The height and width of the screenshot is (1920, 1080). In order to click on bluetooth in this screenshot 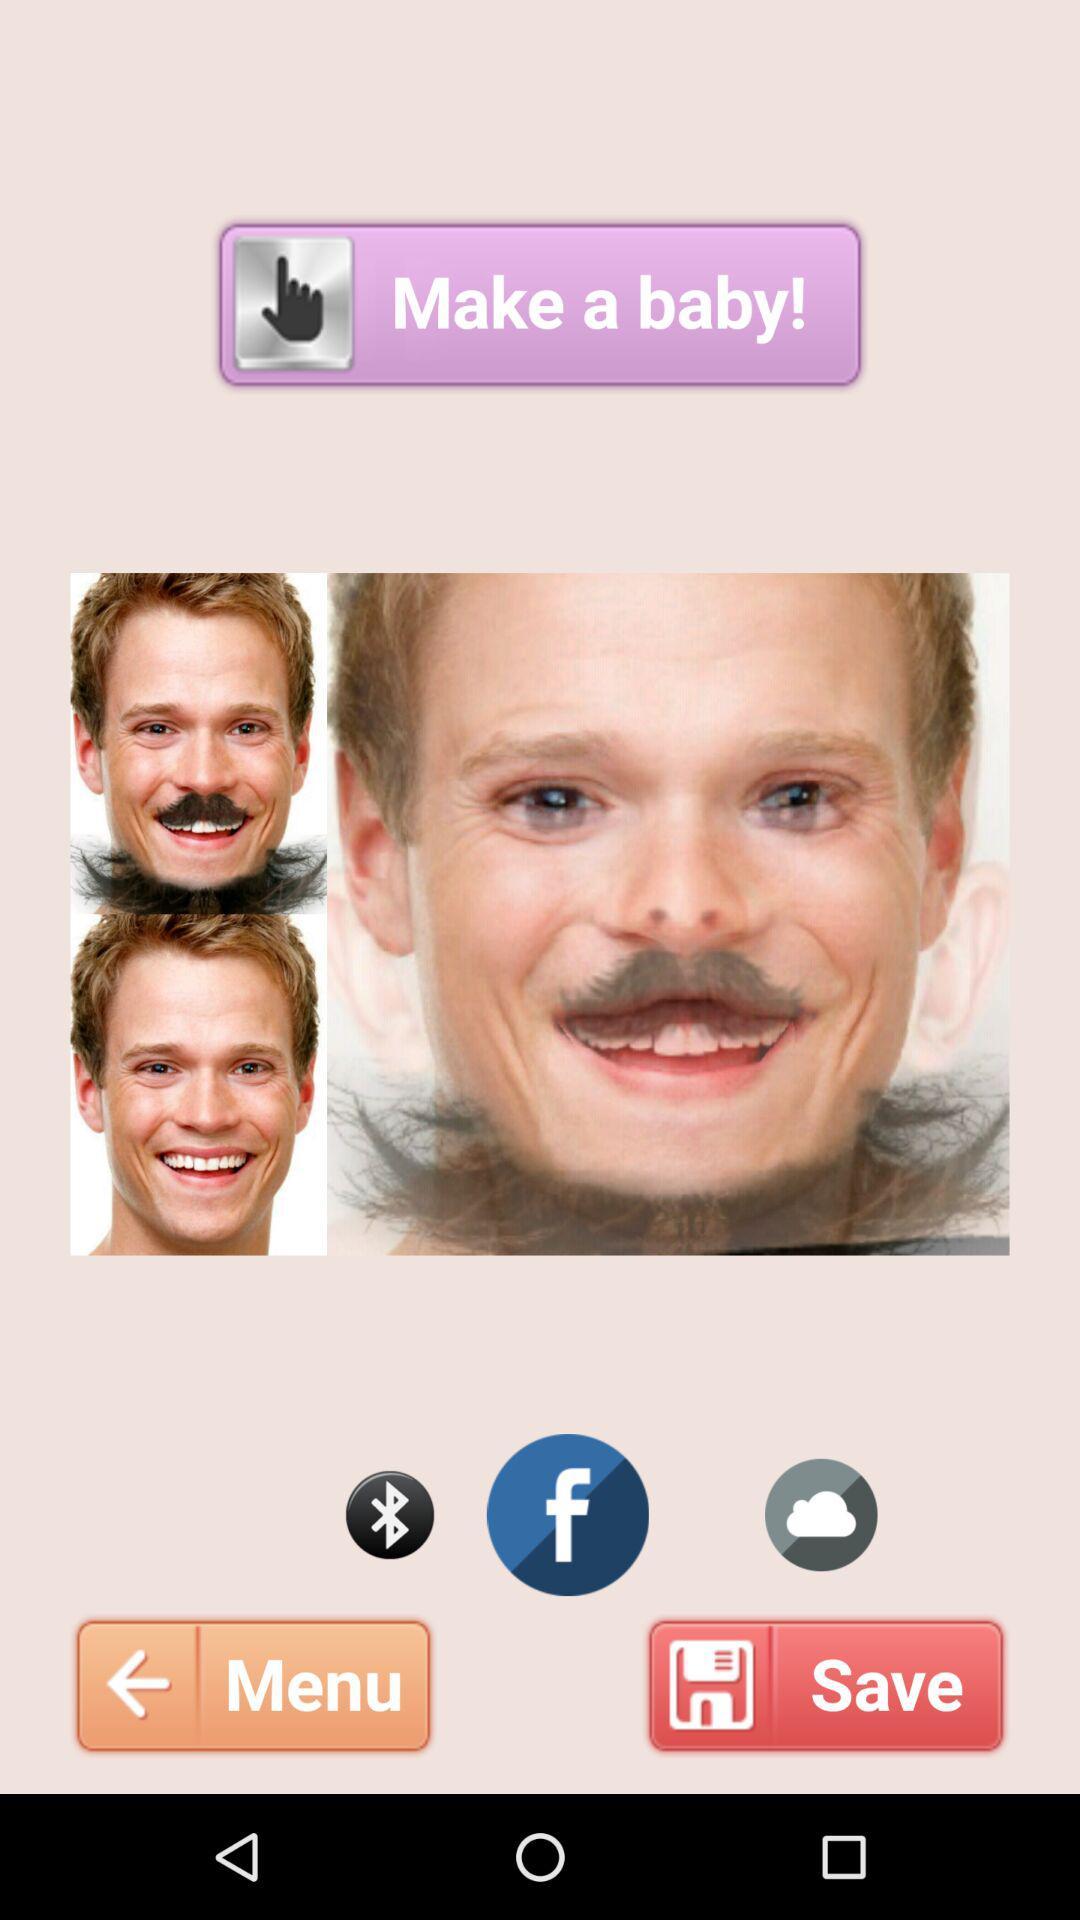, I will do `click(389, 1515)`.